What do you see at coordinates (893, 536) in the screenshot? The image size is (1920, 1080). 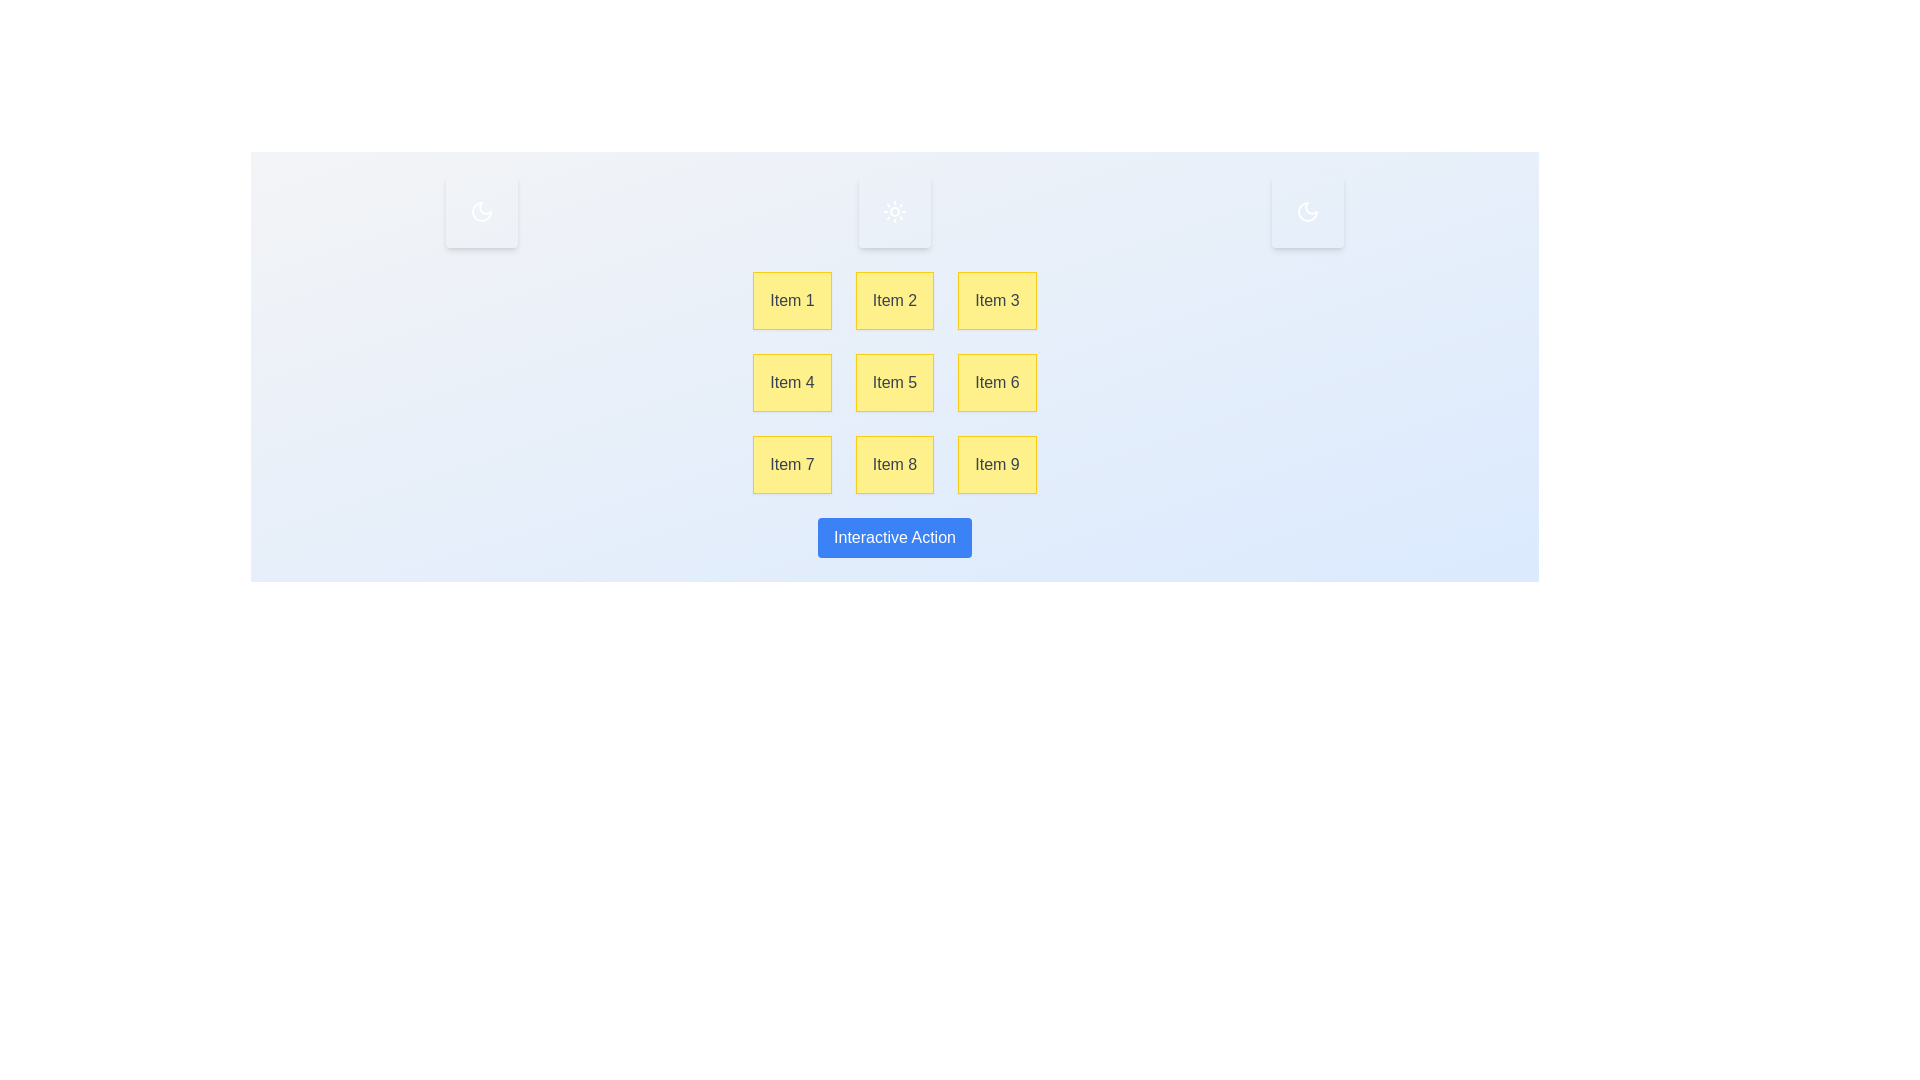 I see `the rectangular button with a blue background and white text labeled 'Interactive Action' to observe its styling changes` at bounding box center [893, 536].